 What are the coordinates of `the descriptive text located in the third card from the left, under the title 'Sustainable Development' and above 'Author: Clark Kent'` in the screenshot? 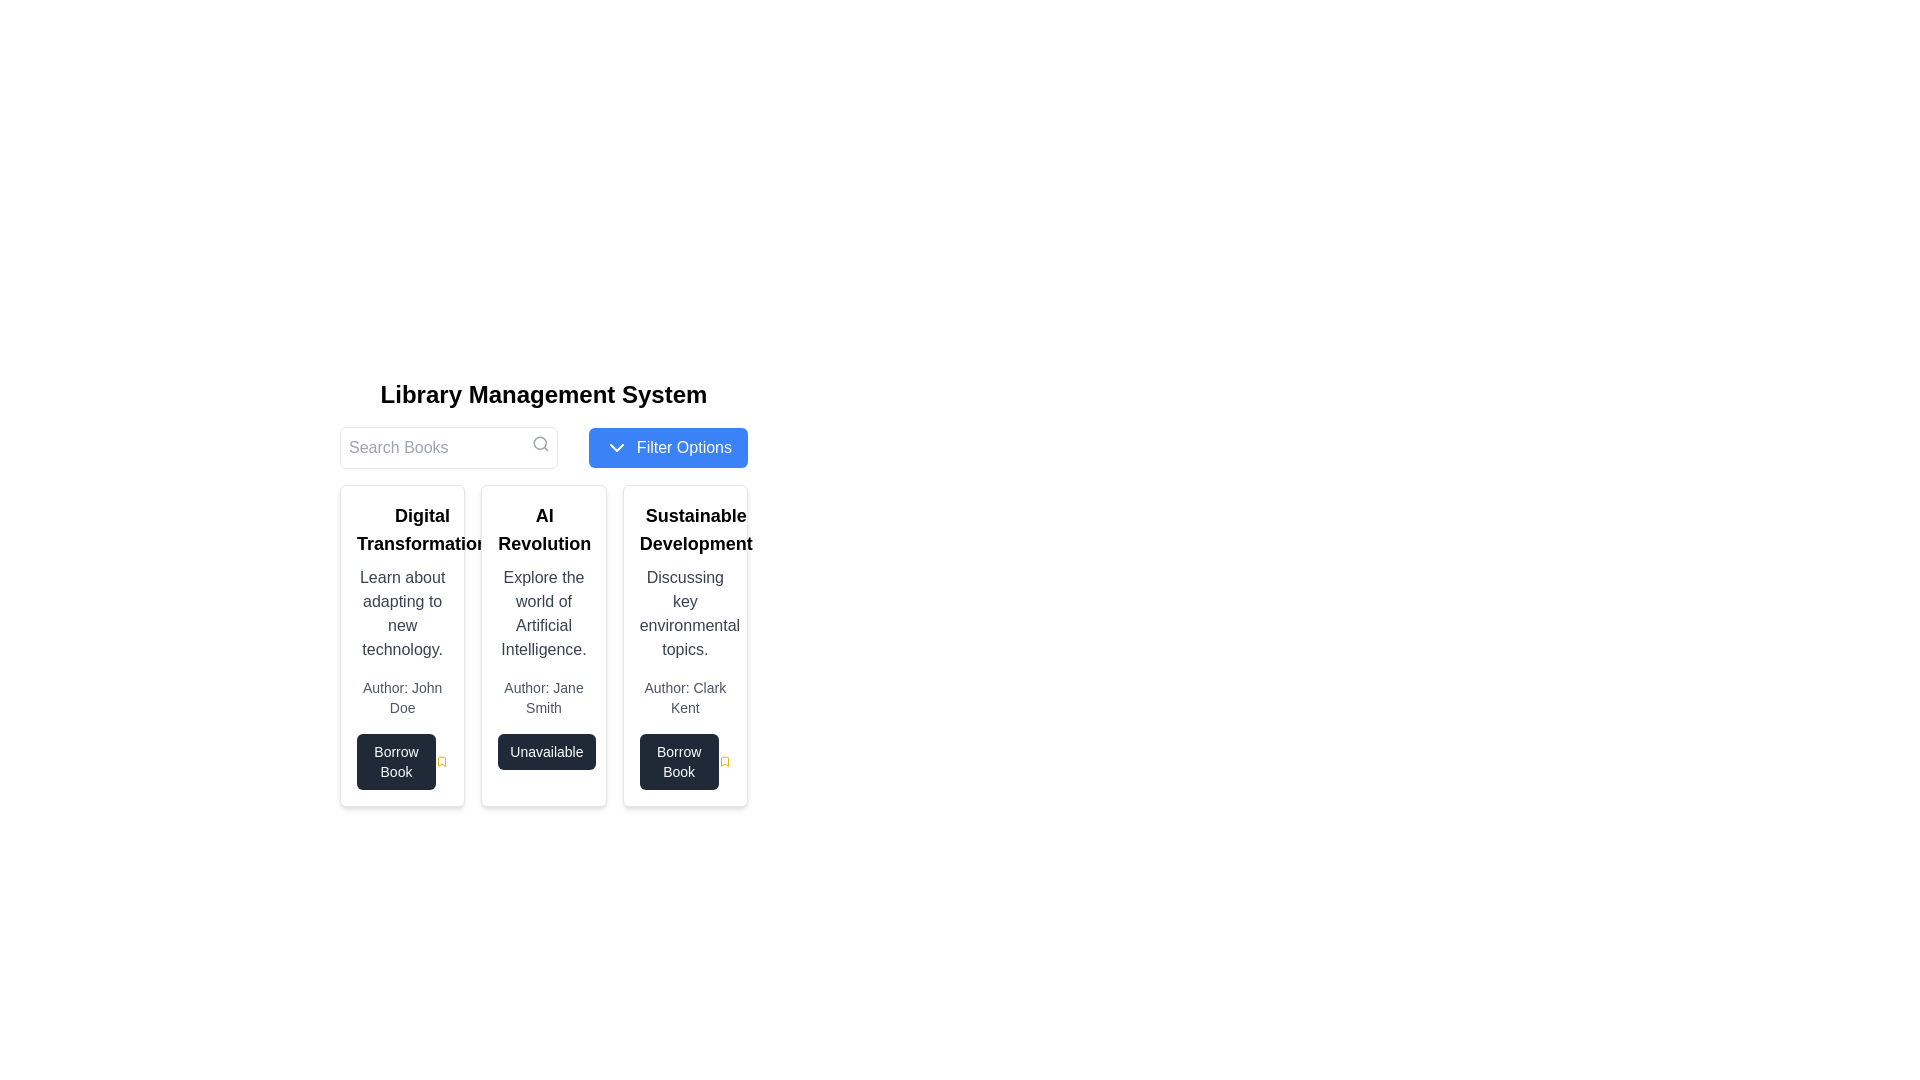 It's located at (685, 612).